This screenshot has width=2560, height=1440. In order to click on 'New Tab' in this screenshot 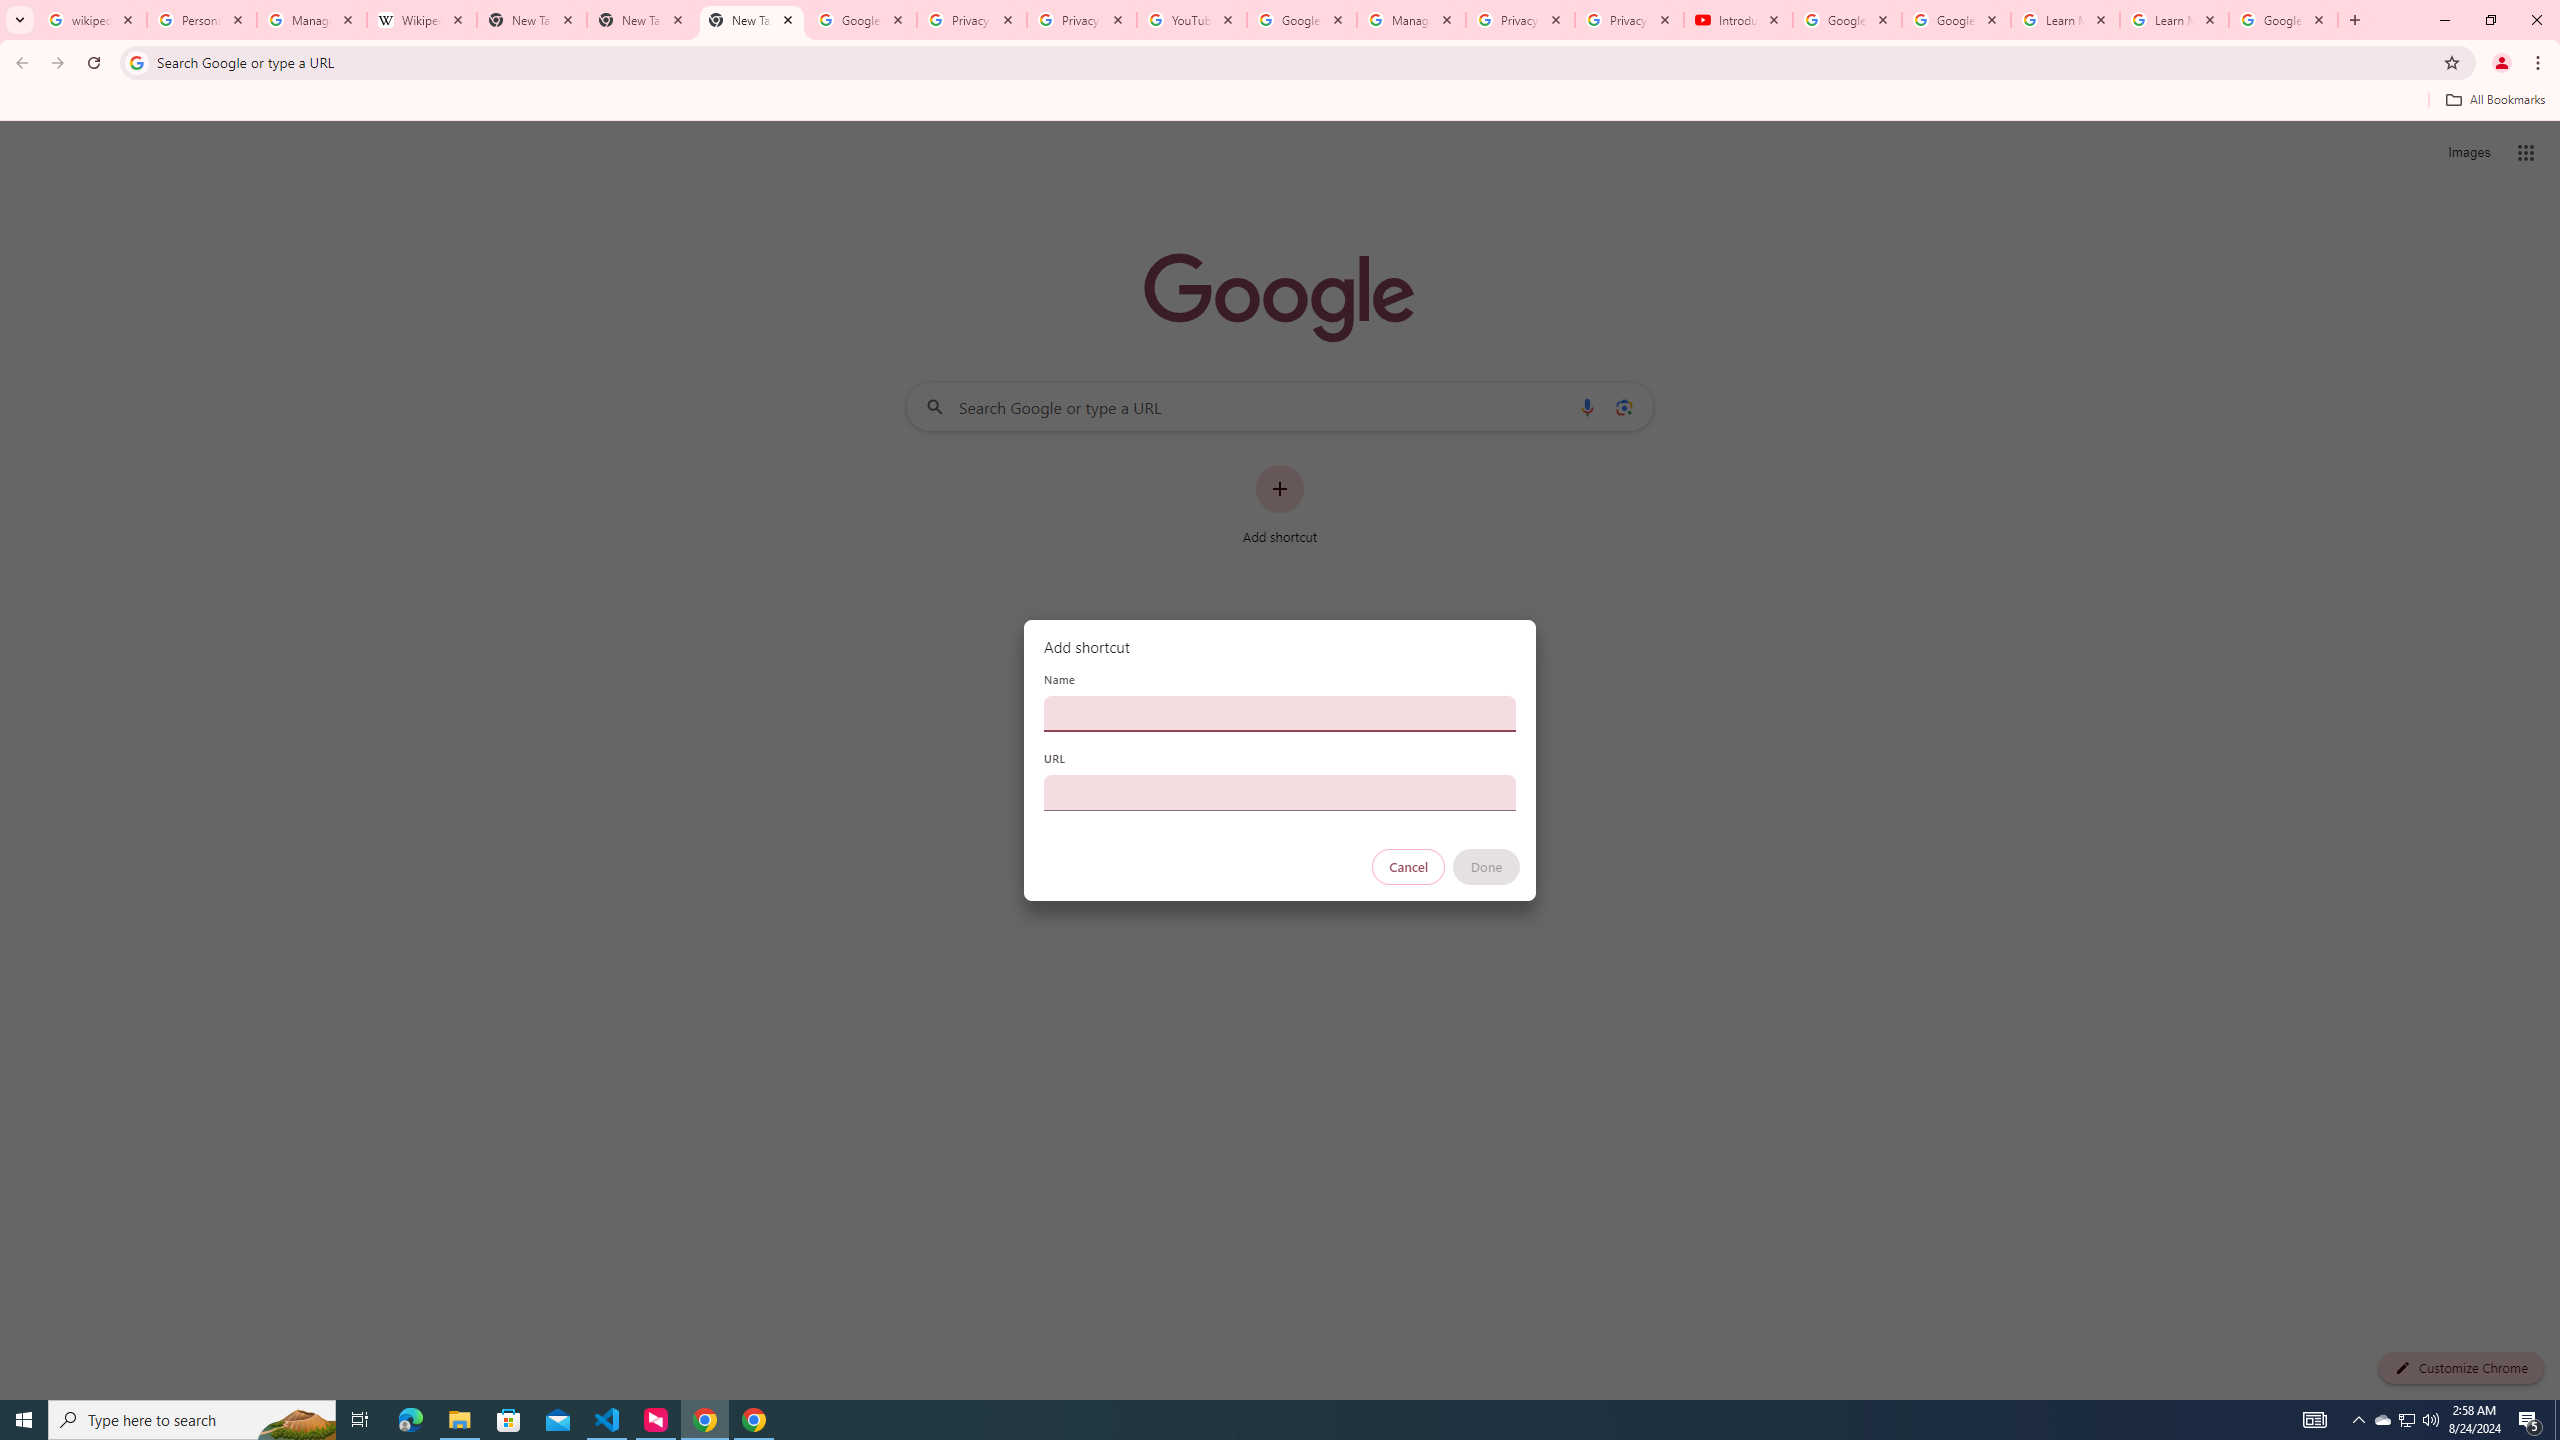, I will do `click(641, 19)`.